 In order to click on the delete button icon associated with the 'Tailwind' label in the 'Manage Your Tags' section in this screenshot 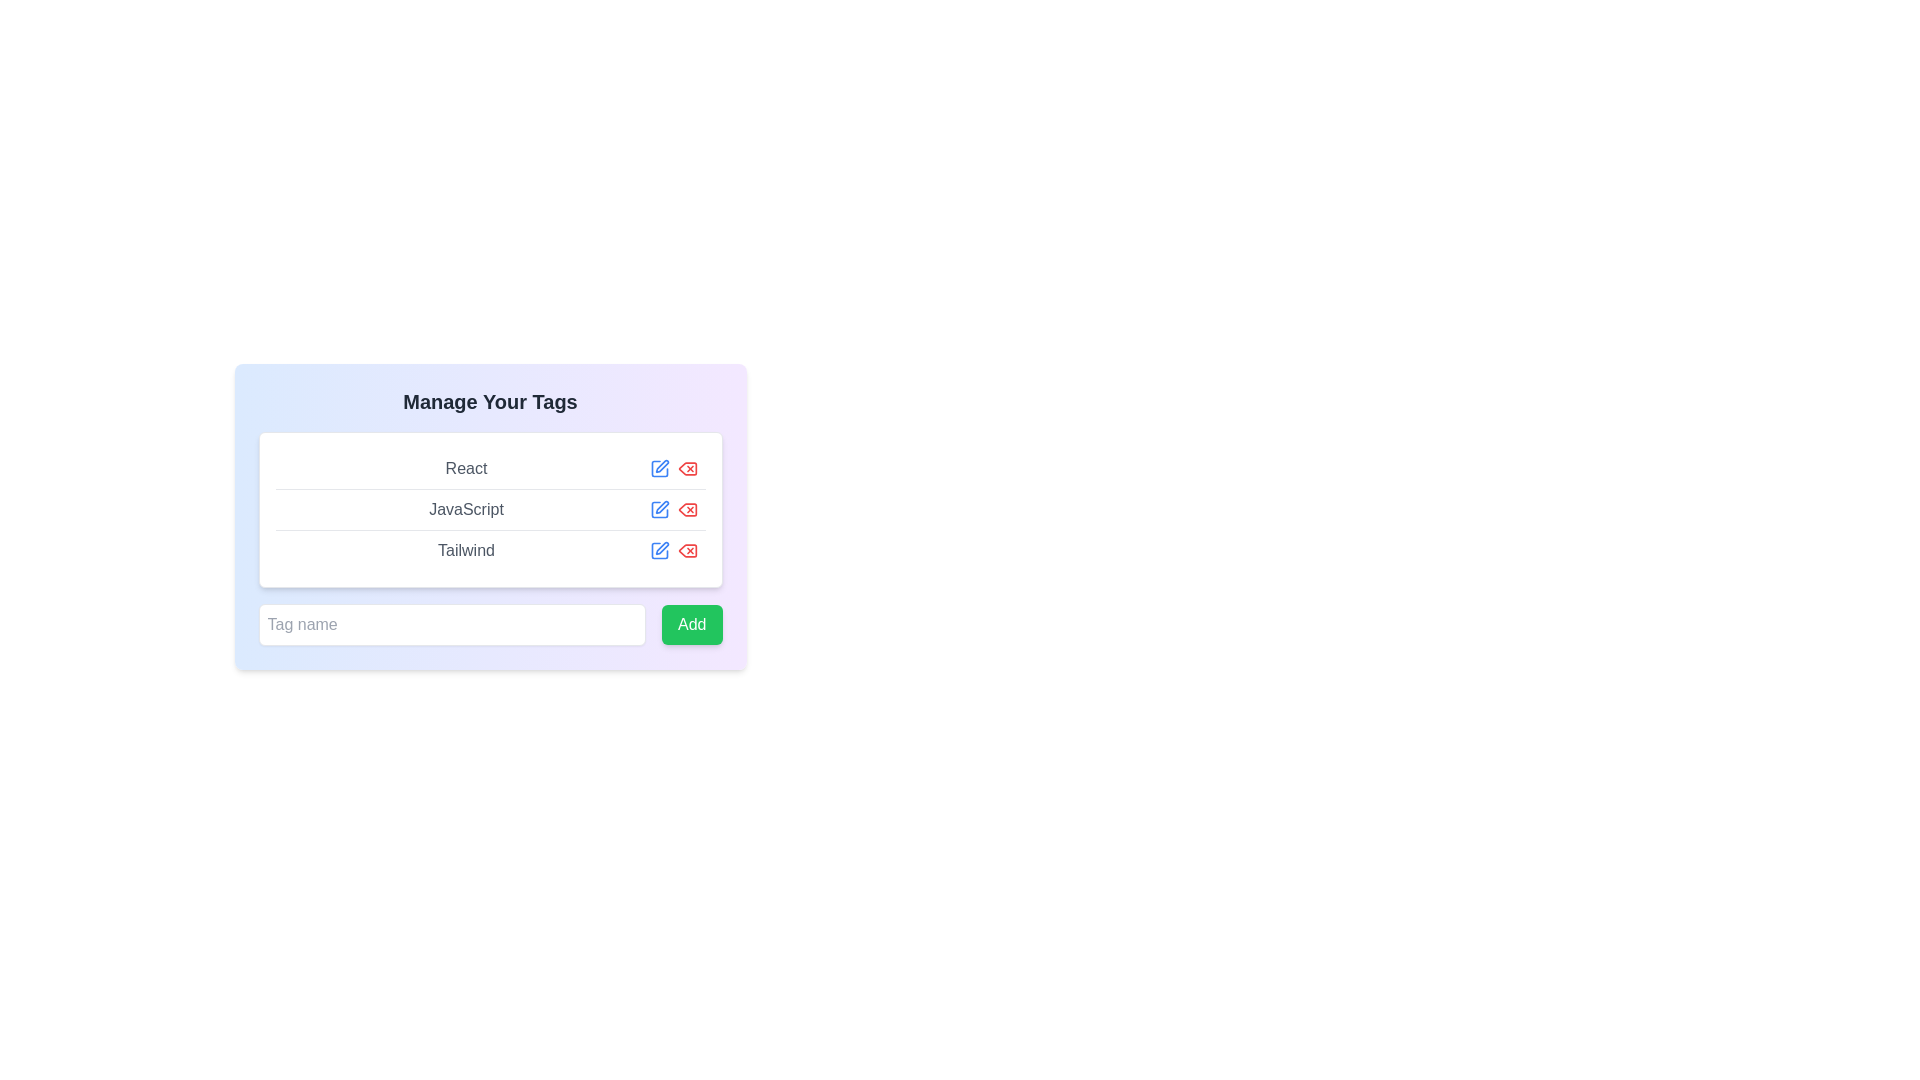, I will do `click(687, 551)`.